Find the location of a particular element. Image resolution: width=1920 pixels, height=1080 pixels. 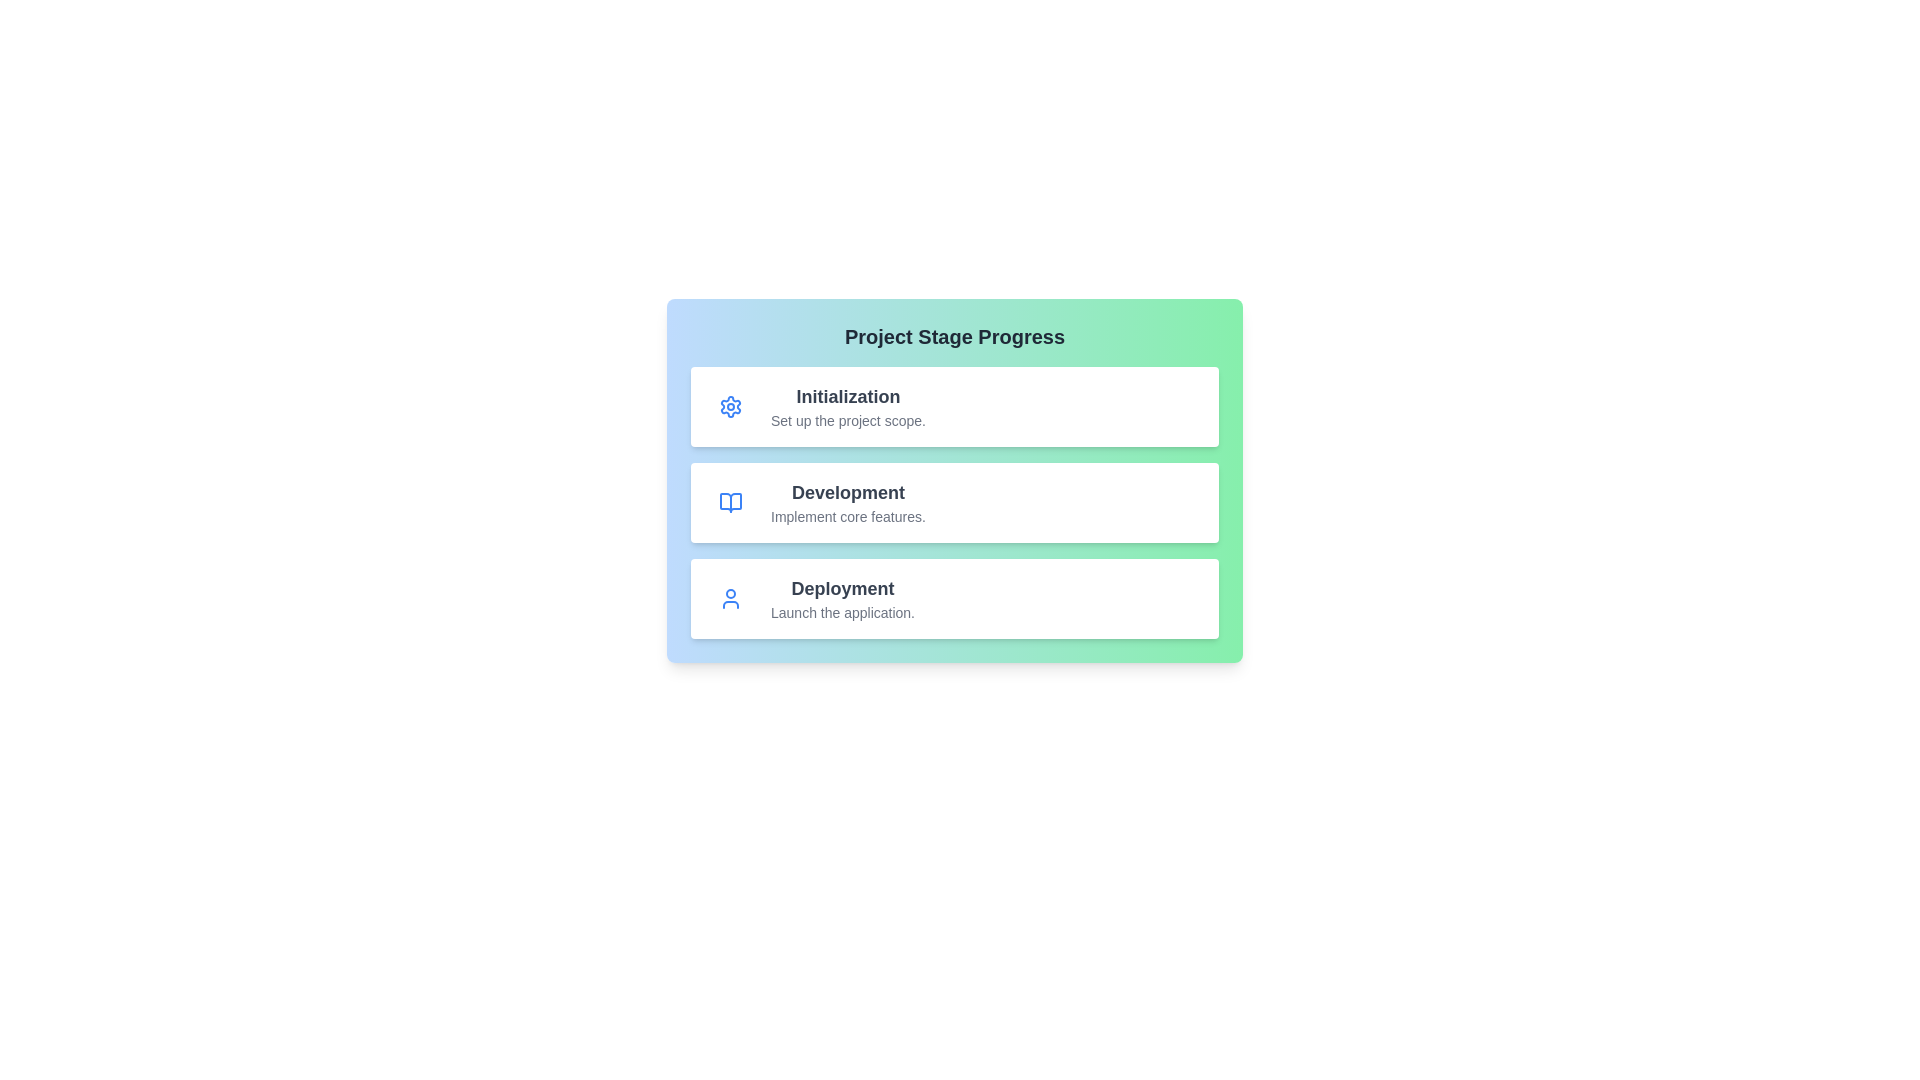

the user icon positioned on the left side of the 'Deployment - Launch the application.' section as a visual cue is located at coordinates (729, 597).